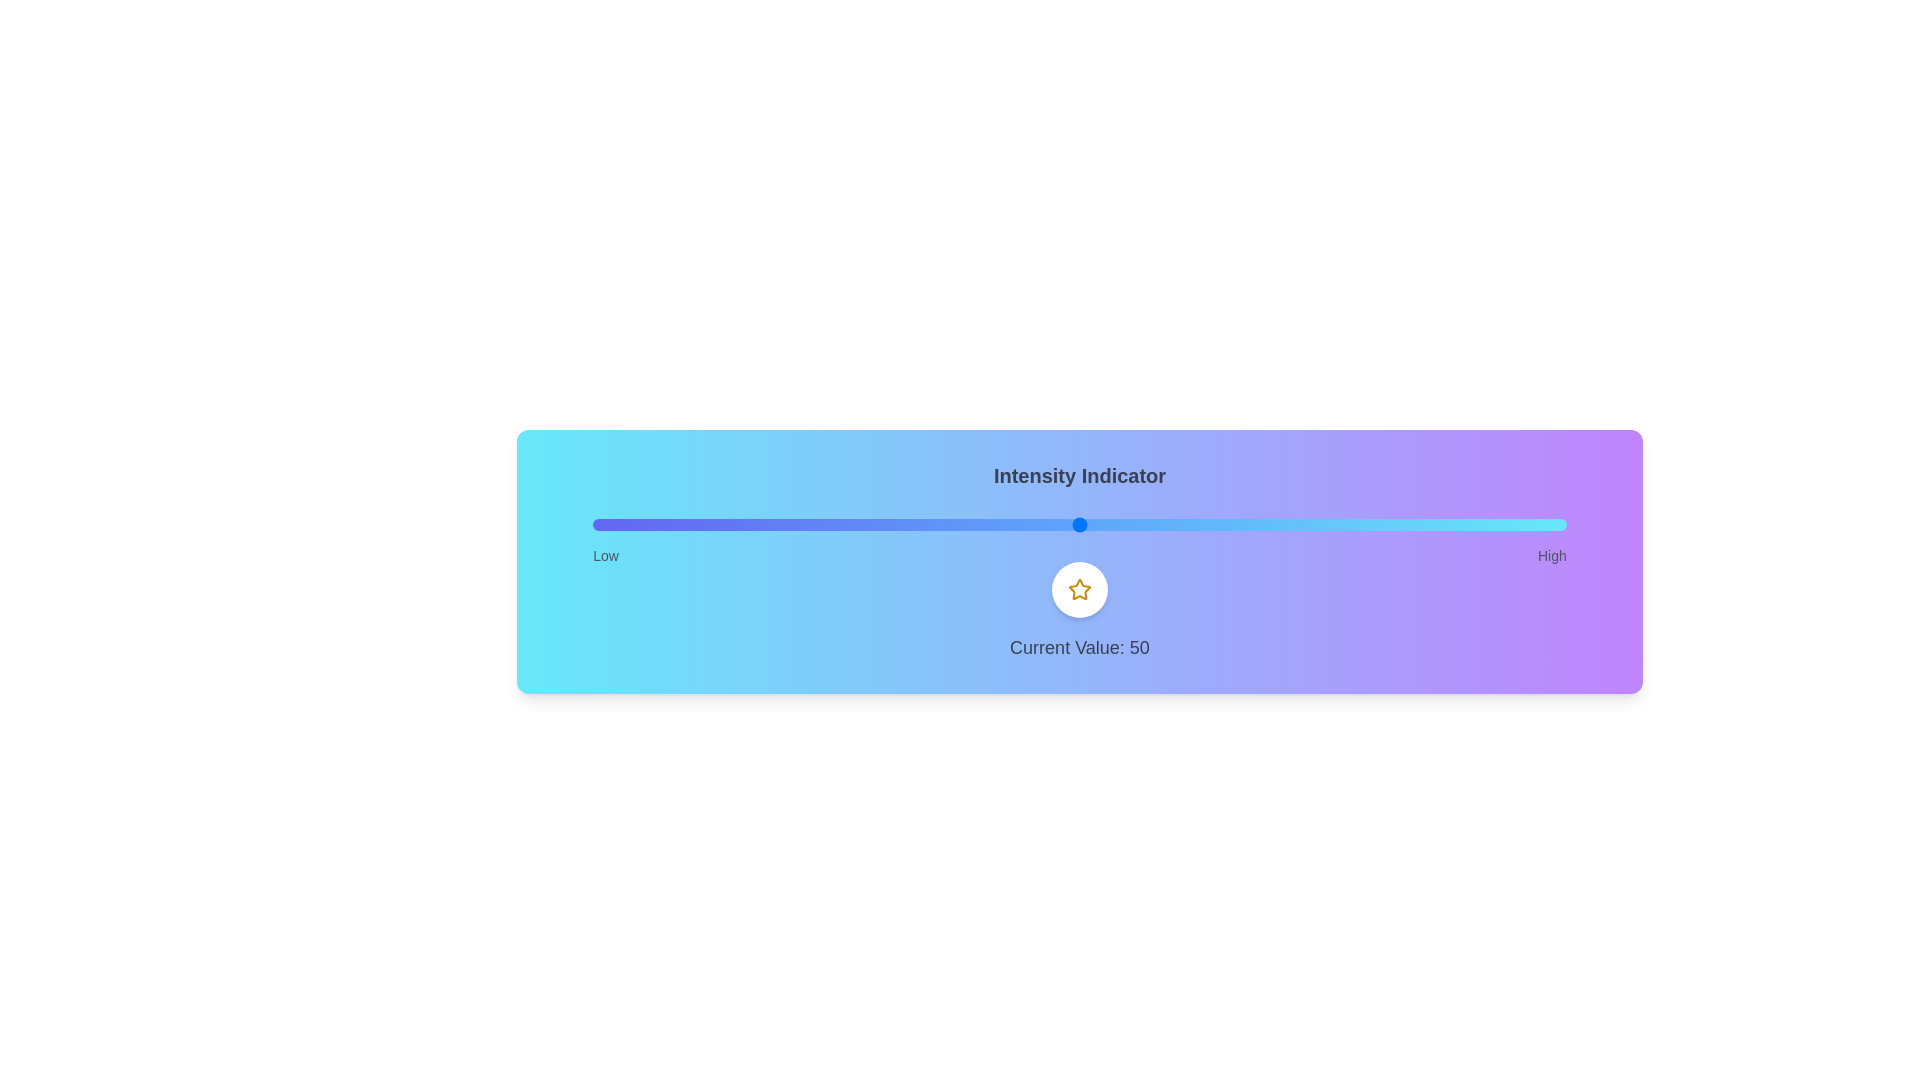 The width and height of the screenshot is (1920, 1080). I want to click on the slider to set the intensity to 61, so click(1187, 523).